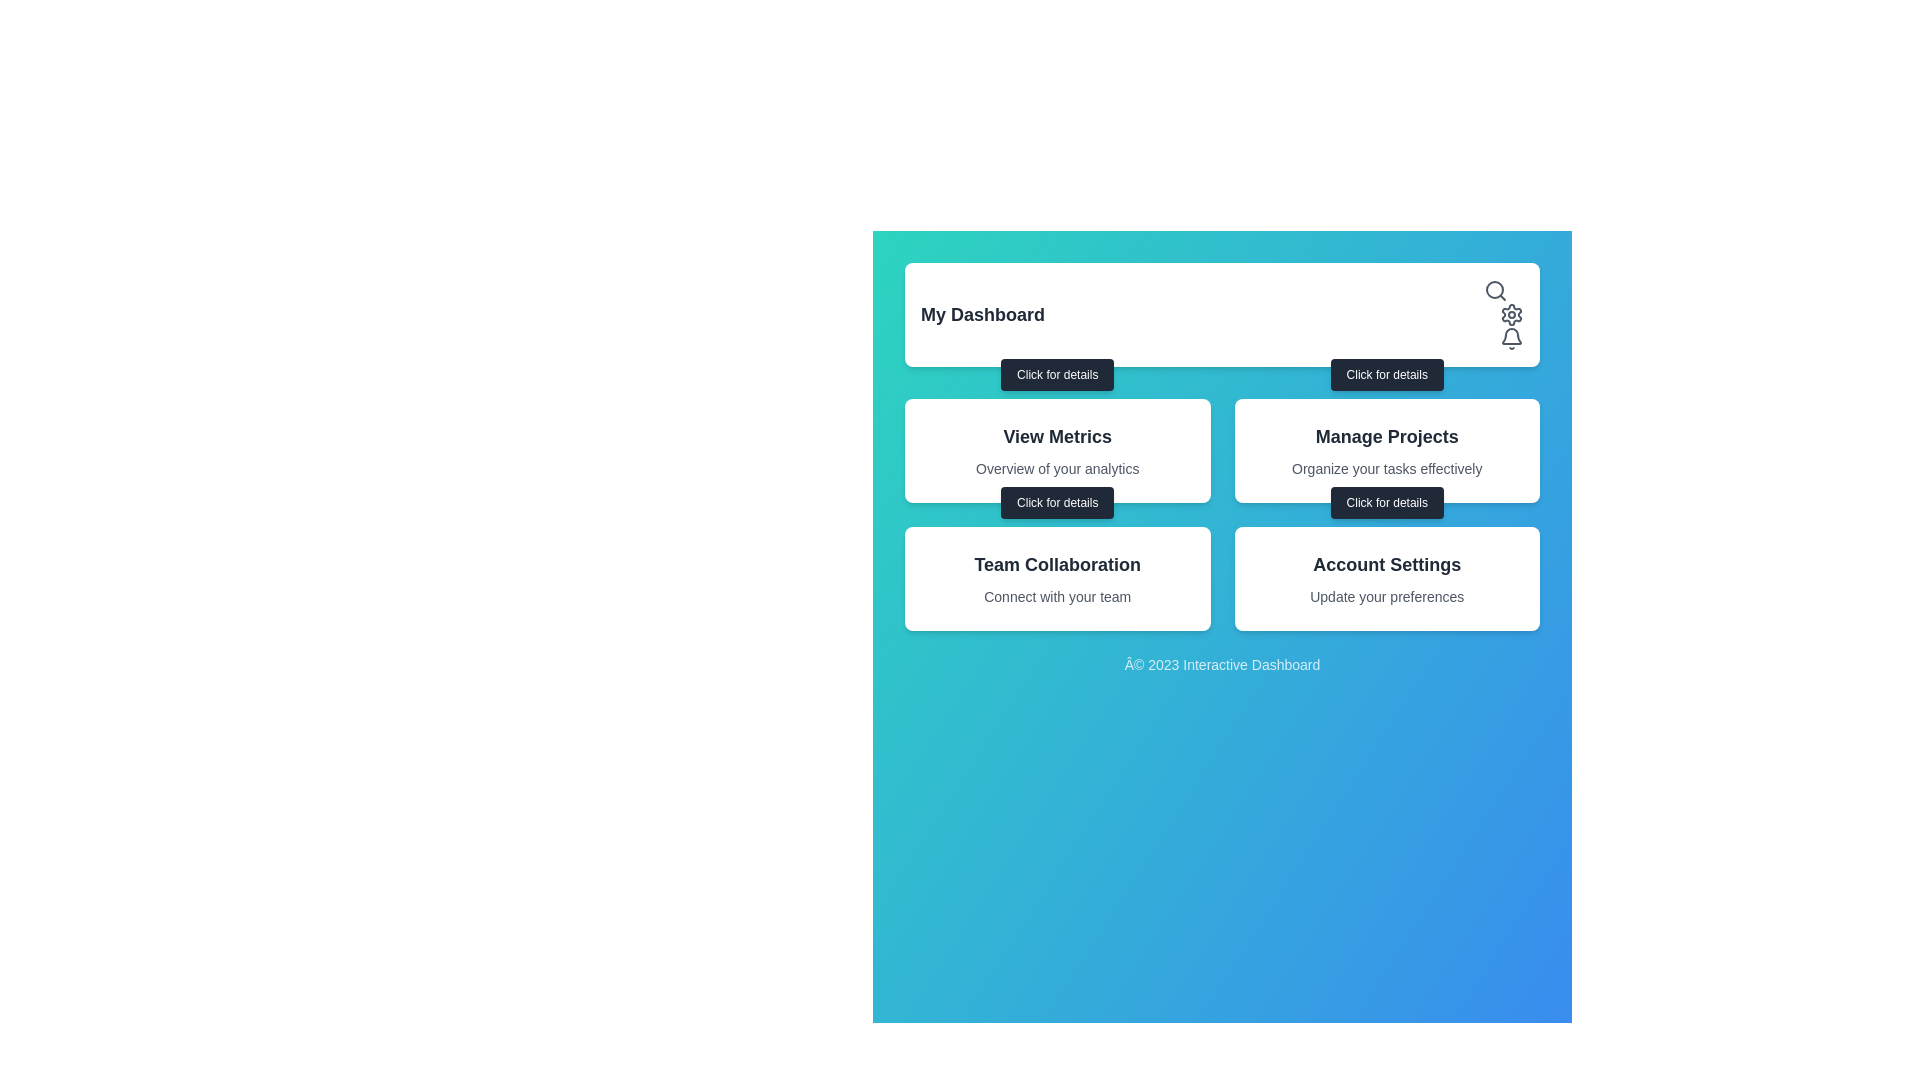 The width and height of the screenshot is (1920, 1080). I want to click on the bell icon located in the top-right corner of the navigation bar, so click(1512, 338).